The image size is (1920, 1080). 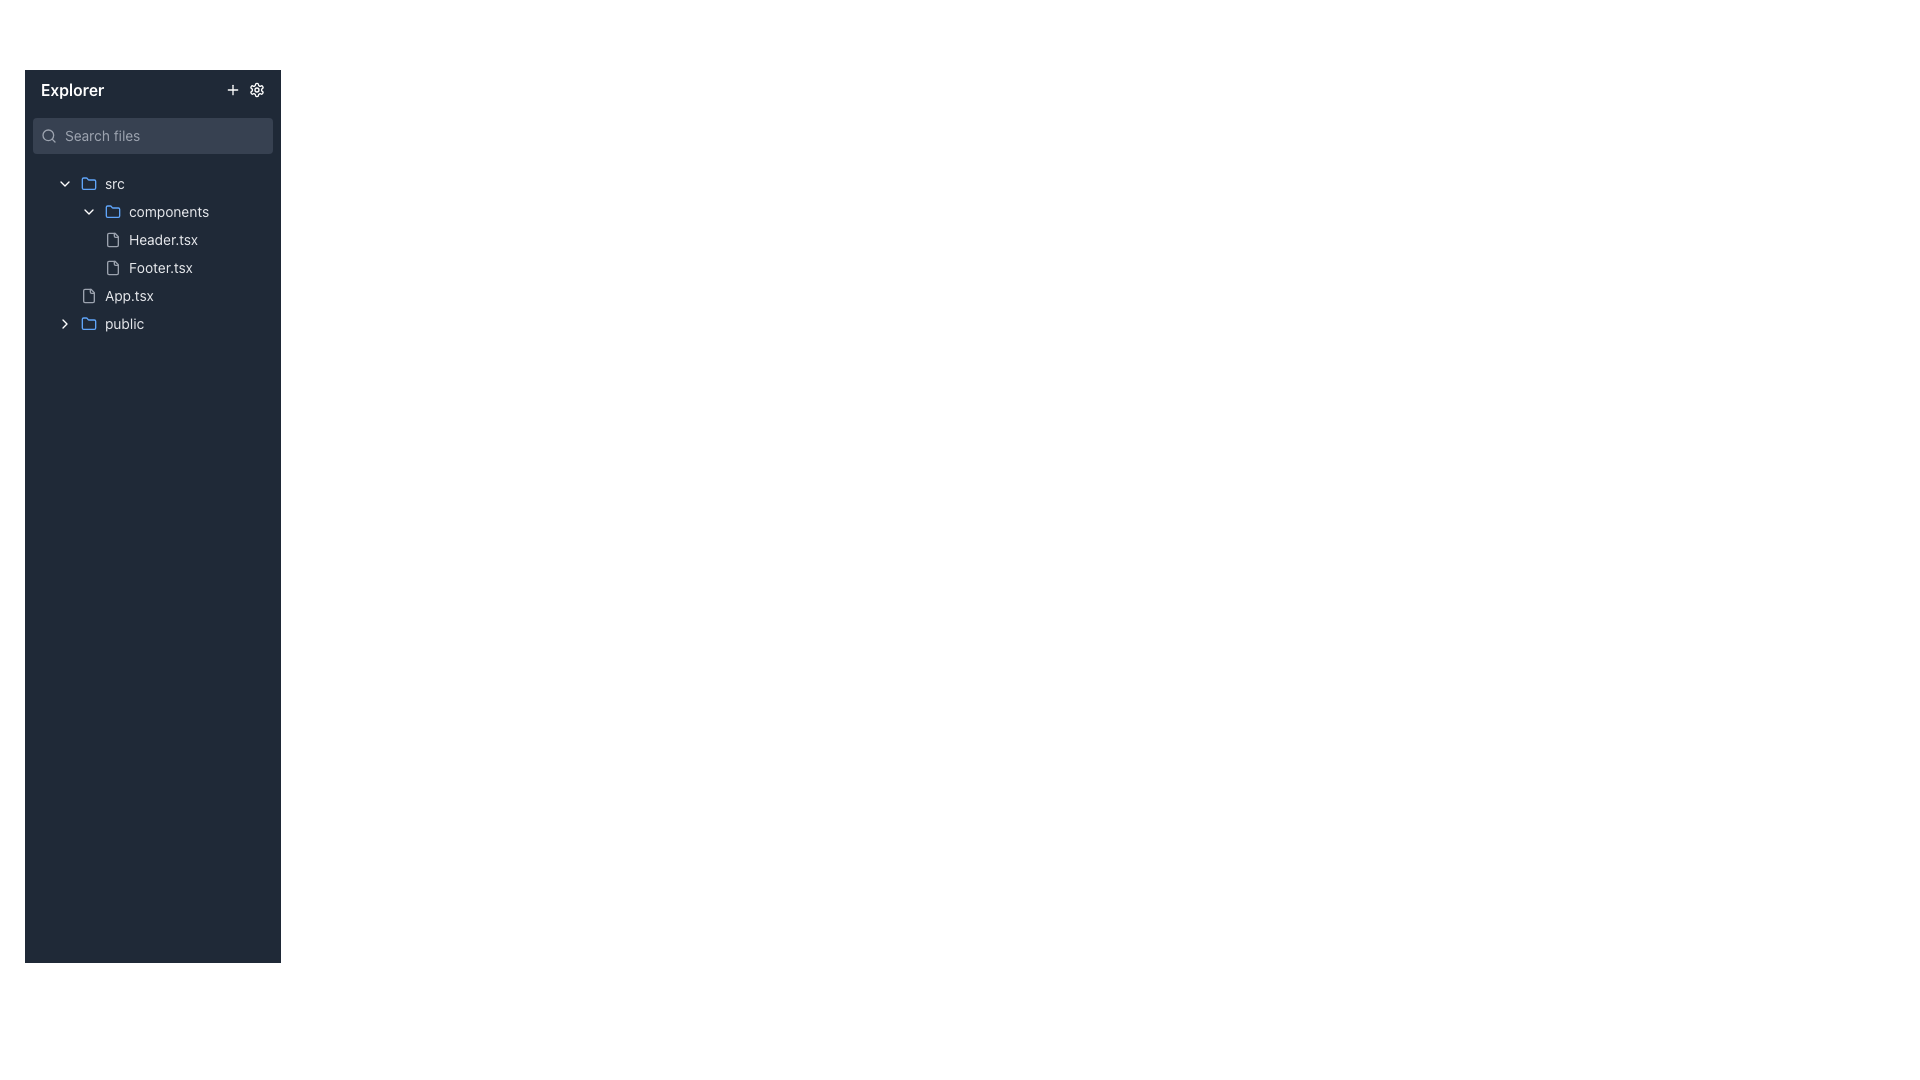 What do you see at coordinates (128, 296) in the screenshot?
I see `the text label displaying 'App.tsx', which is the third entry in the list under the 'src' folder in the file explorer interface` at bounding box center [128, 296].